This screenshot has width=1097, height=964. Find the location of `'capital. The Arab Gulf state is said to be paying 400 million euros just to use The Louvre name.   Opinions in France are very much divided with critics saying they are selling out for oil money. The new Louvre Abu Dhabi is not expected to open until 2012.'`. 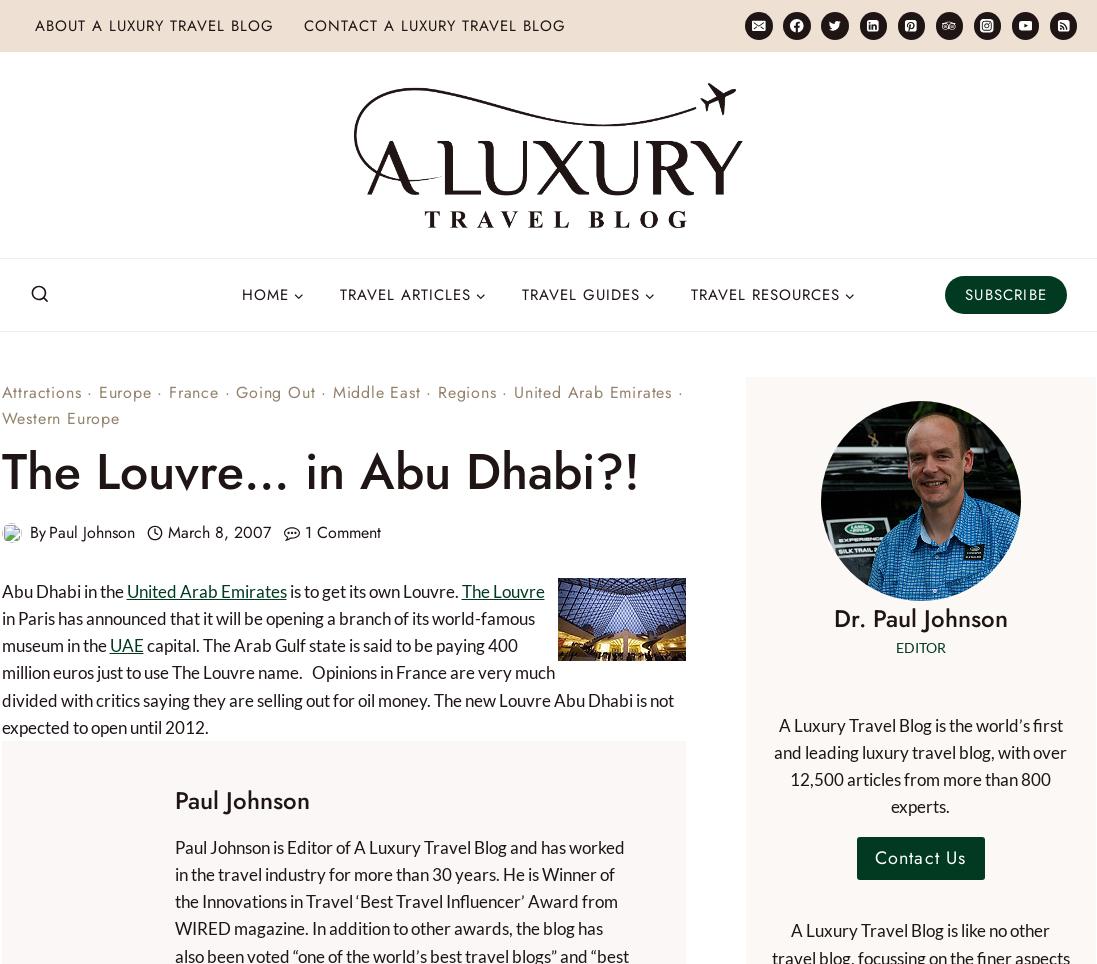

'capital. The Arab Gulf state is said to be paying 400 million euros just to use The Louvre name.   Opinions in France are very much divided with critics saying they are selling out for oil money. The new Louvre Abu Dhabi is not expected to open until 2012.' is located at coordinates (0, 685).